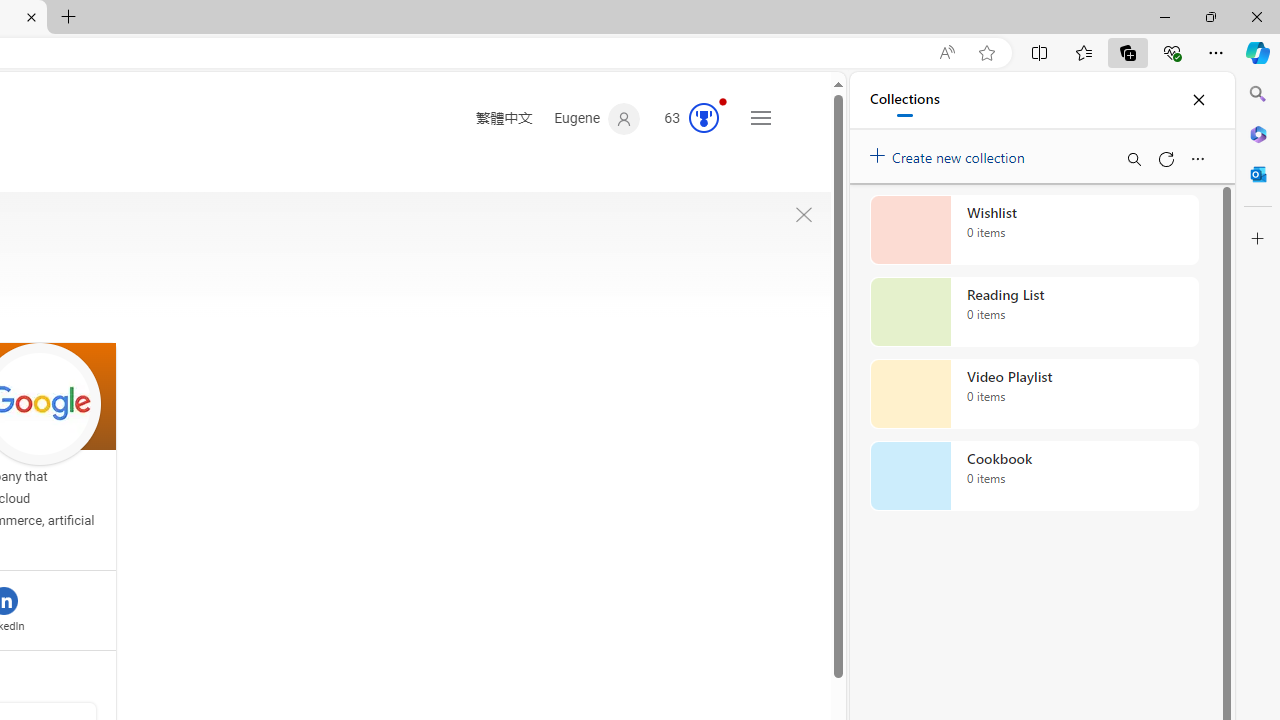  What do you see at coordinates (1034, 475) in the screenshot?
I see `'Cookbook collection, 0 items'` at bounding box center [1034, 475].